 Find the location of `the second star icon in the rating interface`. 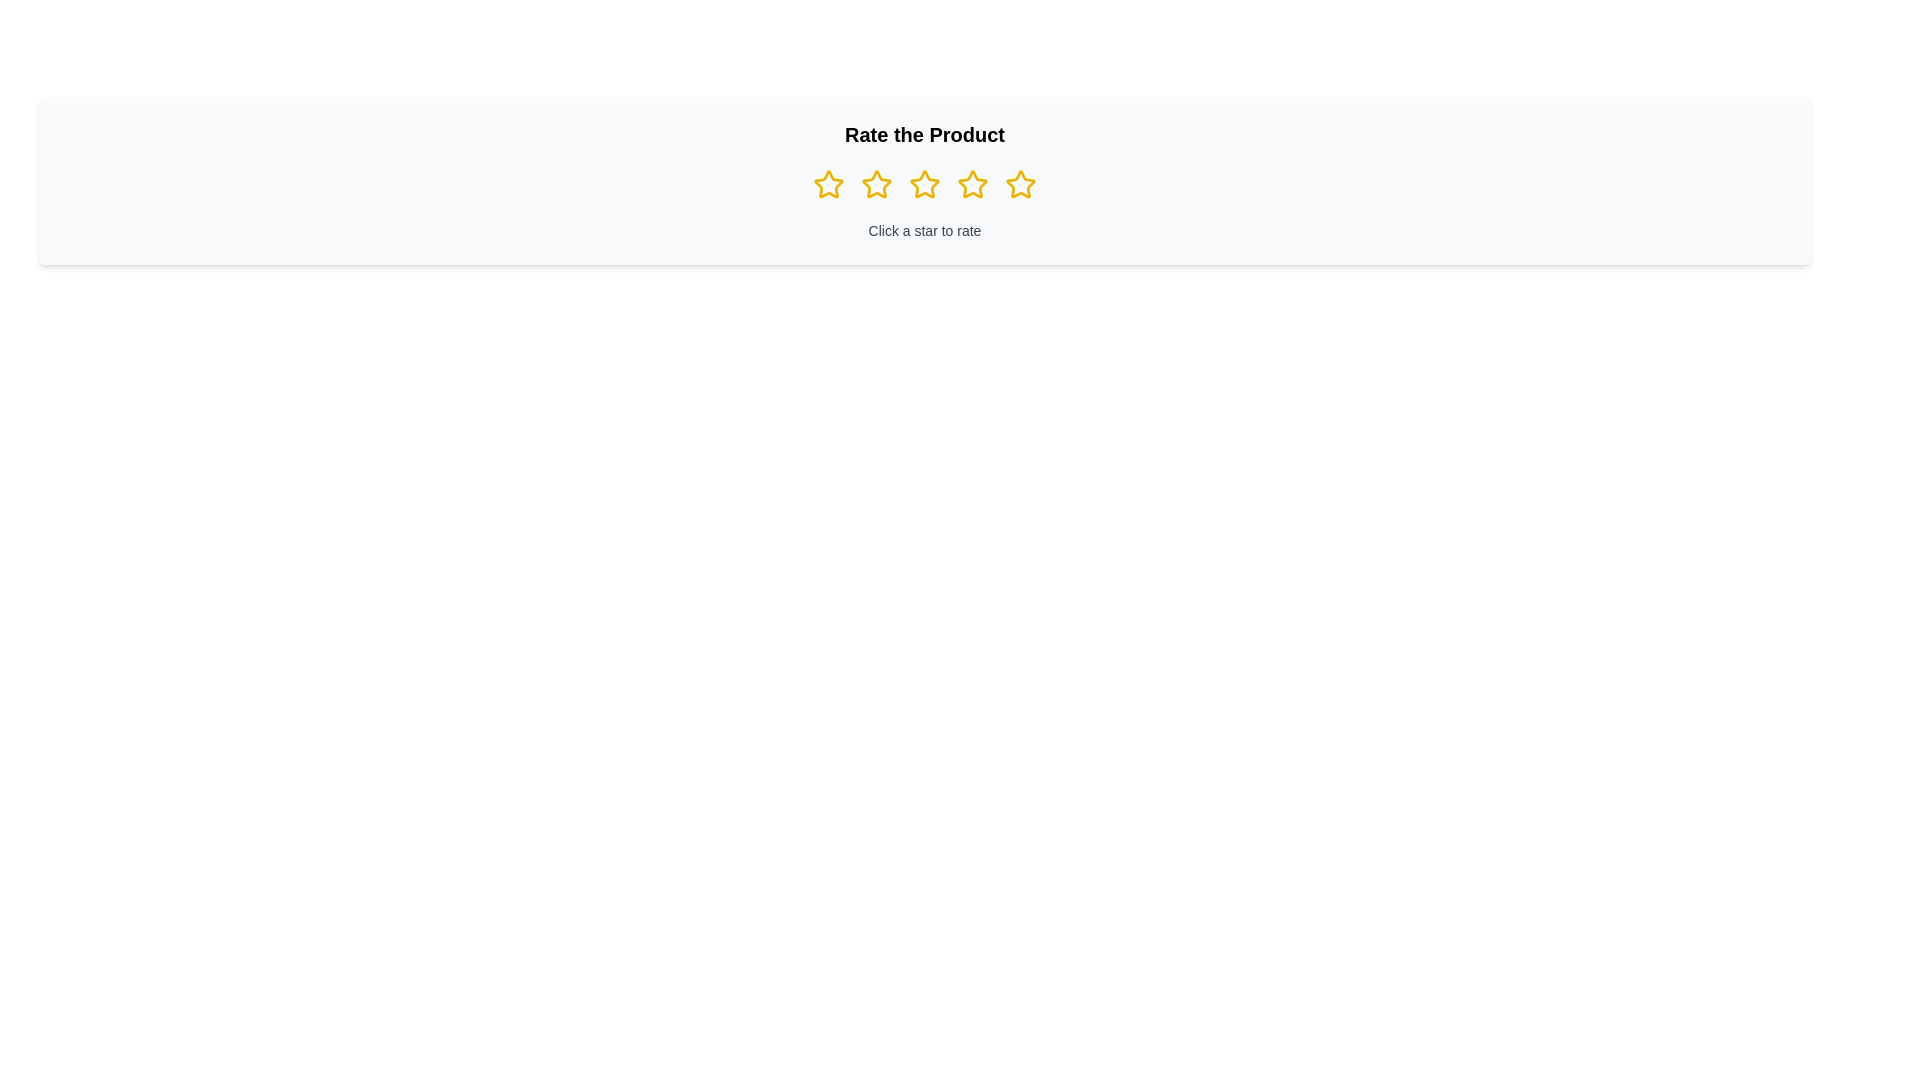

the second star icon in the rating interface is located at coordinates (877, 185).